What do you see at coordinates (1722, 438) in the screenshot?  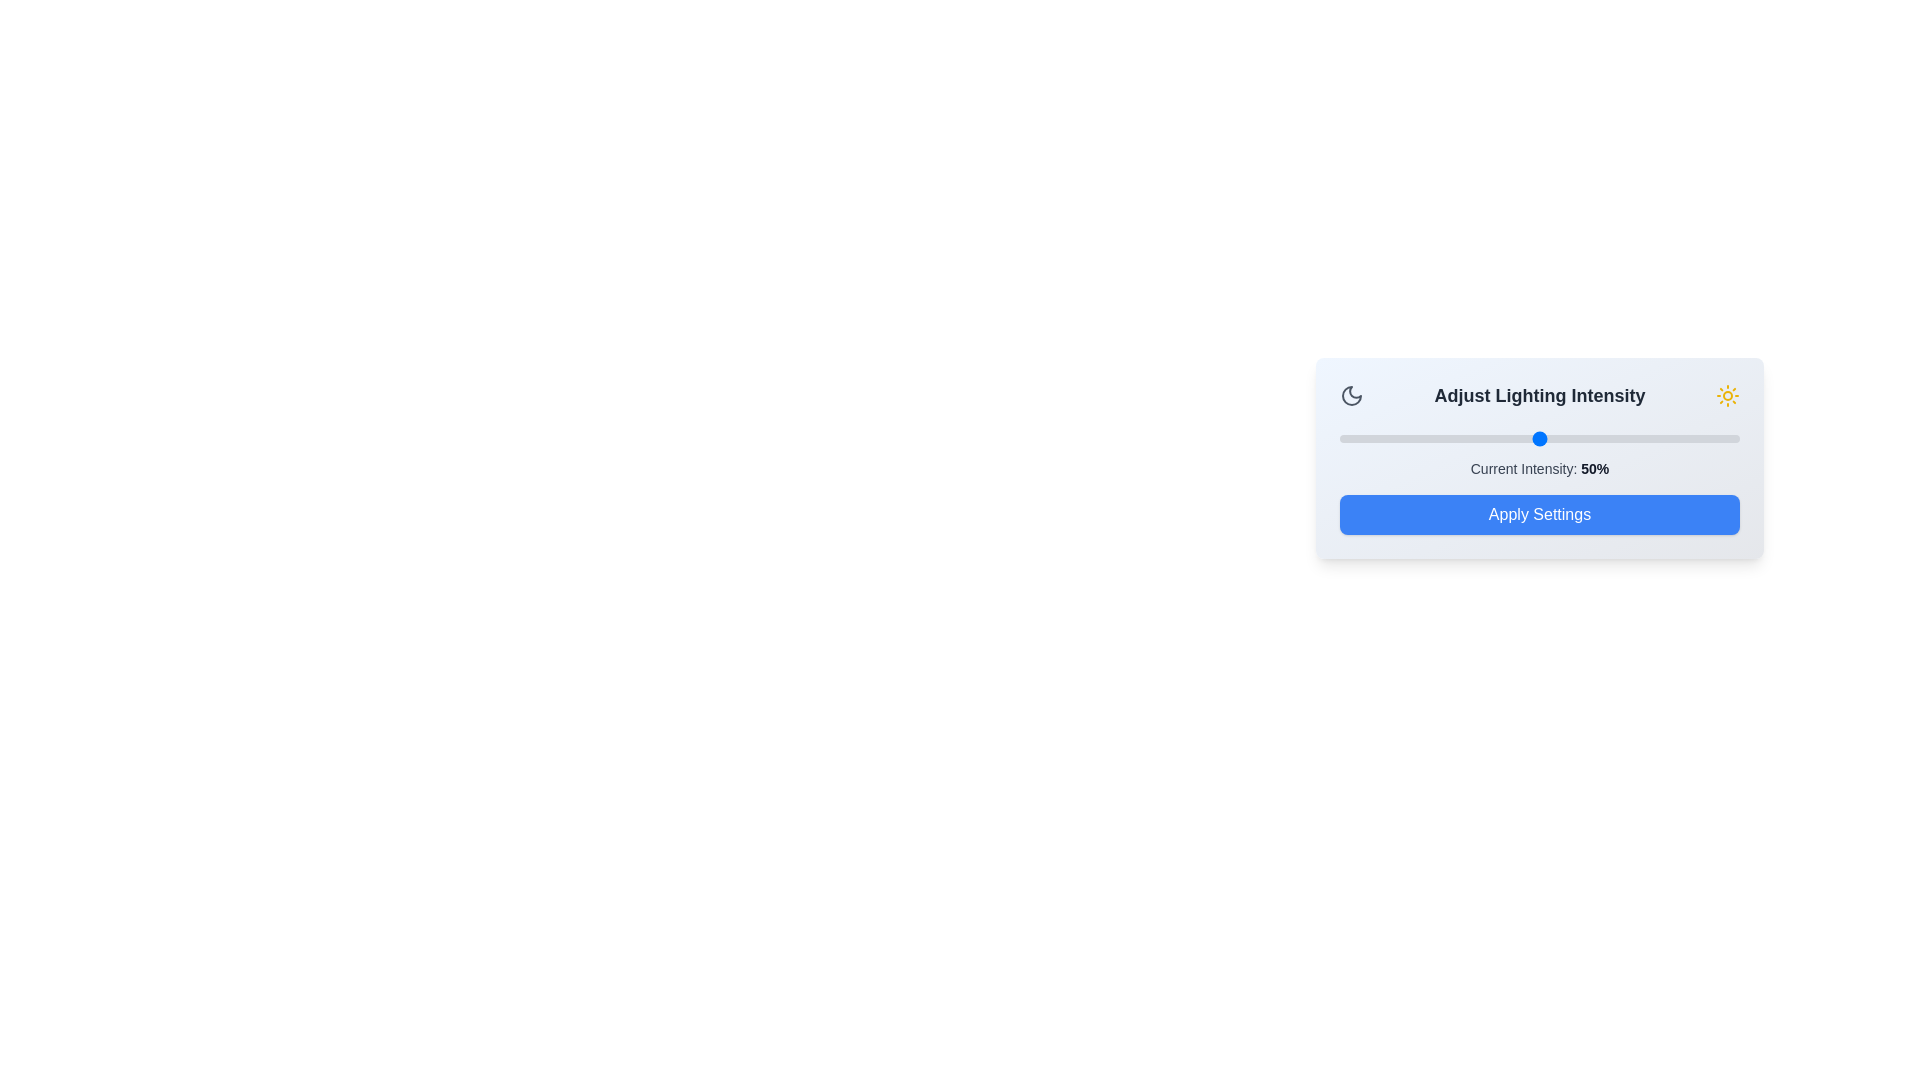 I see `the intensity slider to set the intensity to 96%` at bounding box center [1722, 438].